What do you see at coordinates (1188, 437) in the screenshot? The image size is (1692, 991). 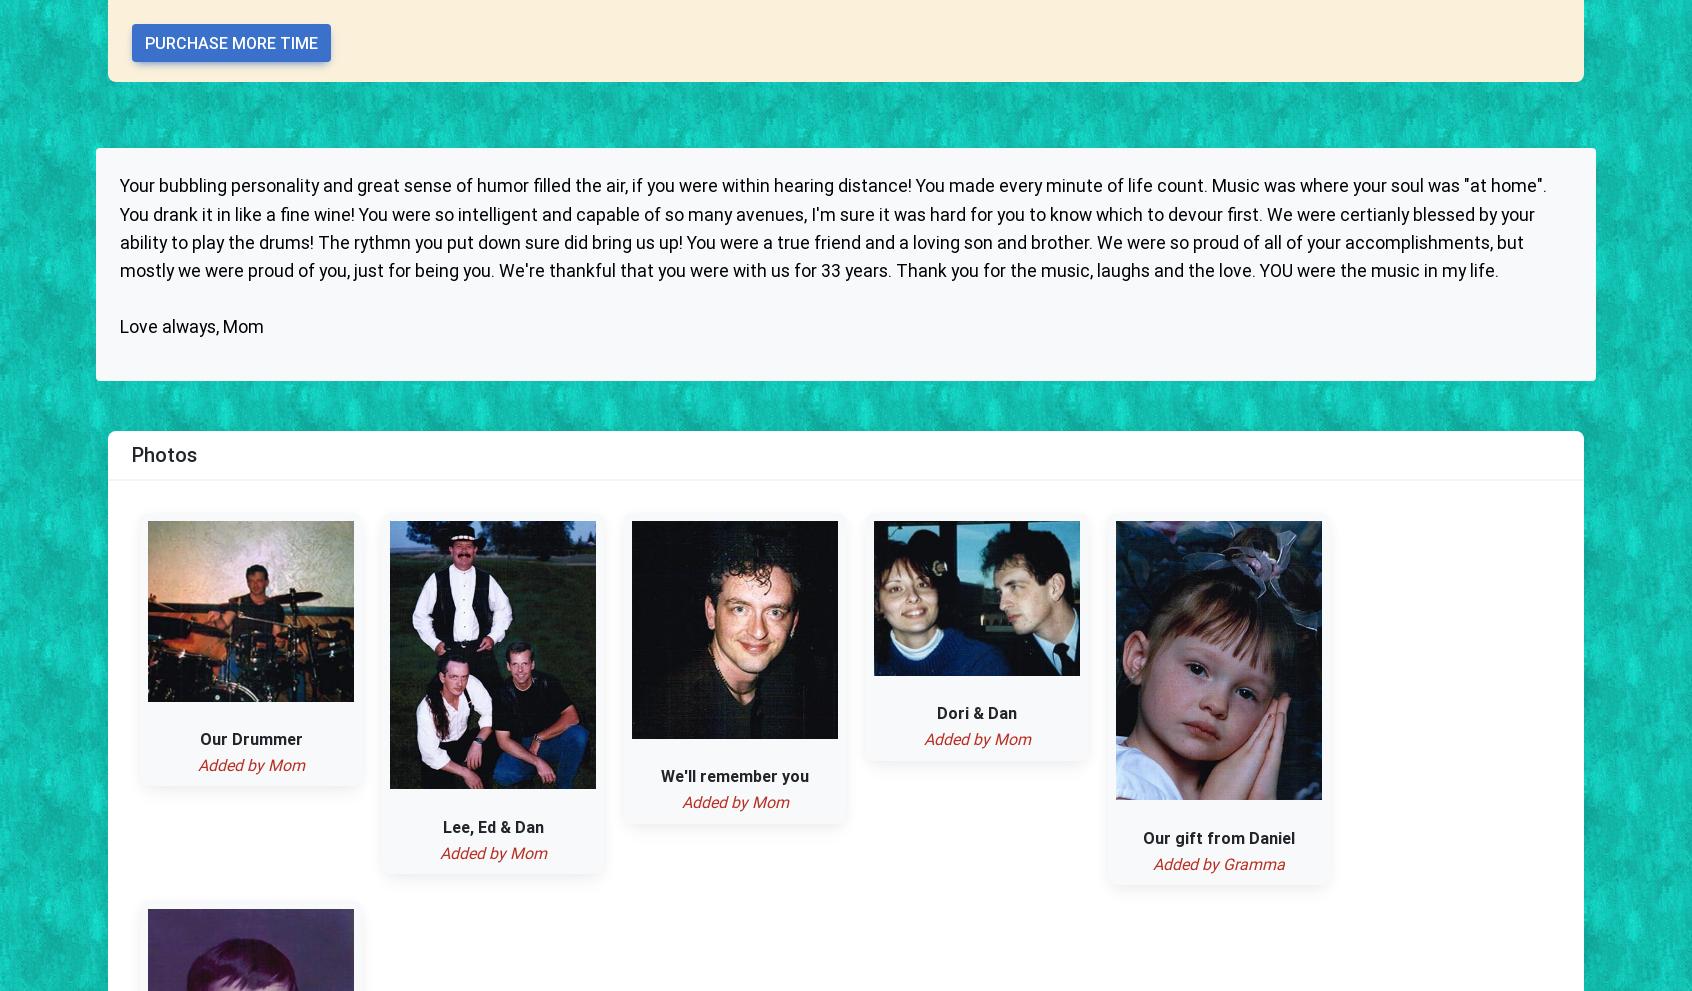 I see `'FAQ'` at bounding box center [1188, 437].